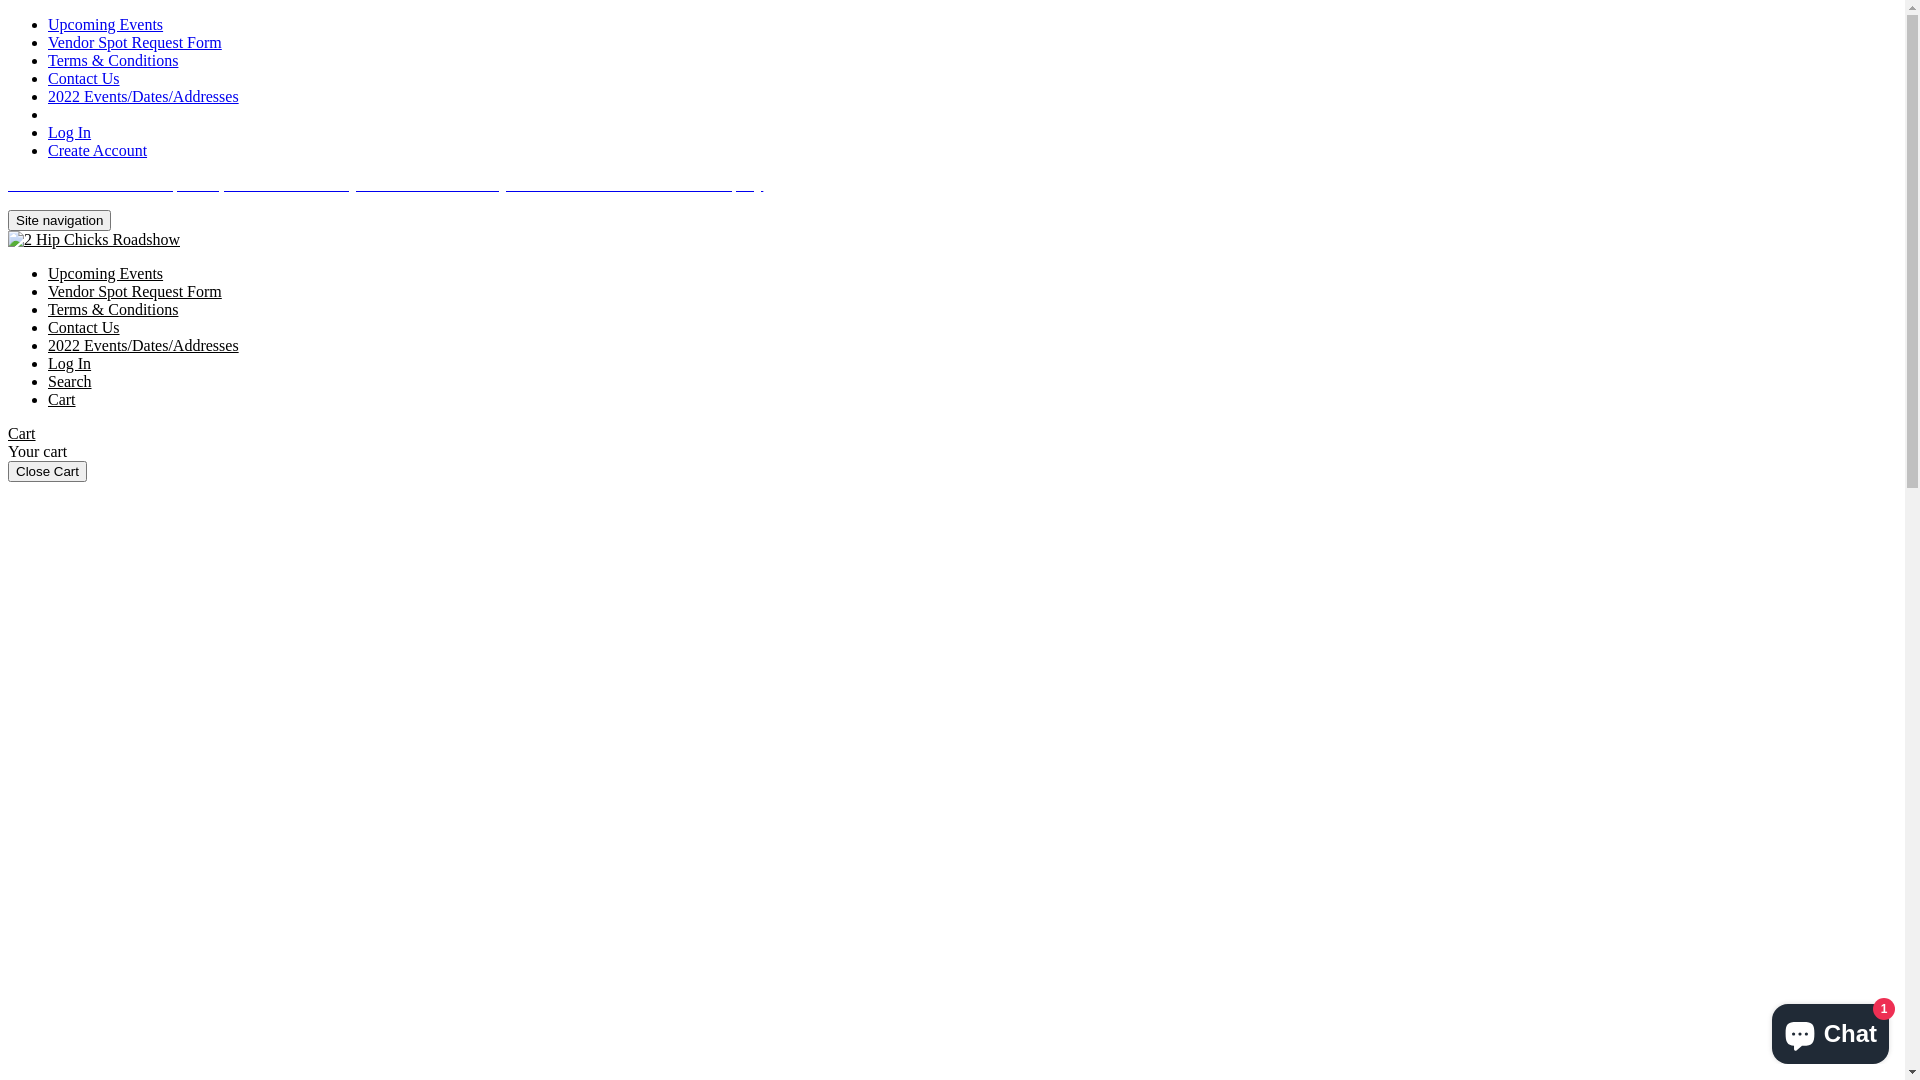 This screenshot has width=1920, height=1080. I want to click on 'Close Cart', so click(47, 471).